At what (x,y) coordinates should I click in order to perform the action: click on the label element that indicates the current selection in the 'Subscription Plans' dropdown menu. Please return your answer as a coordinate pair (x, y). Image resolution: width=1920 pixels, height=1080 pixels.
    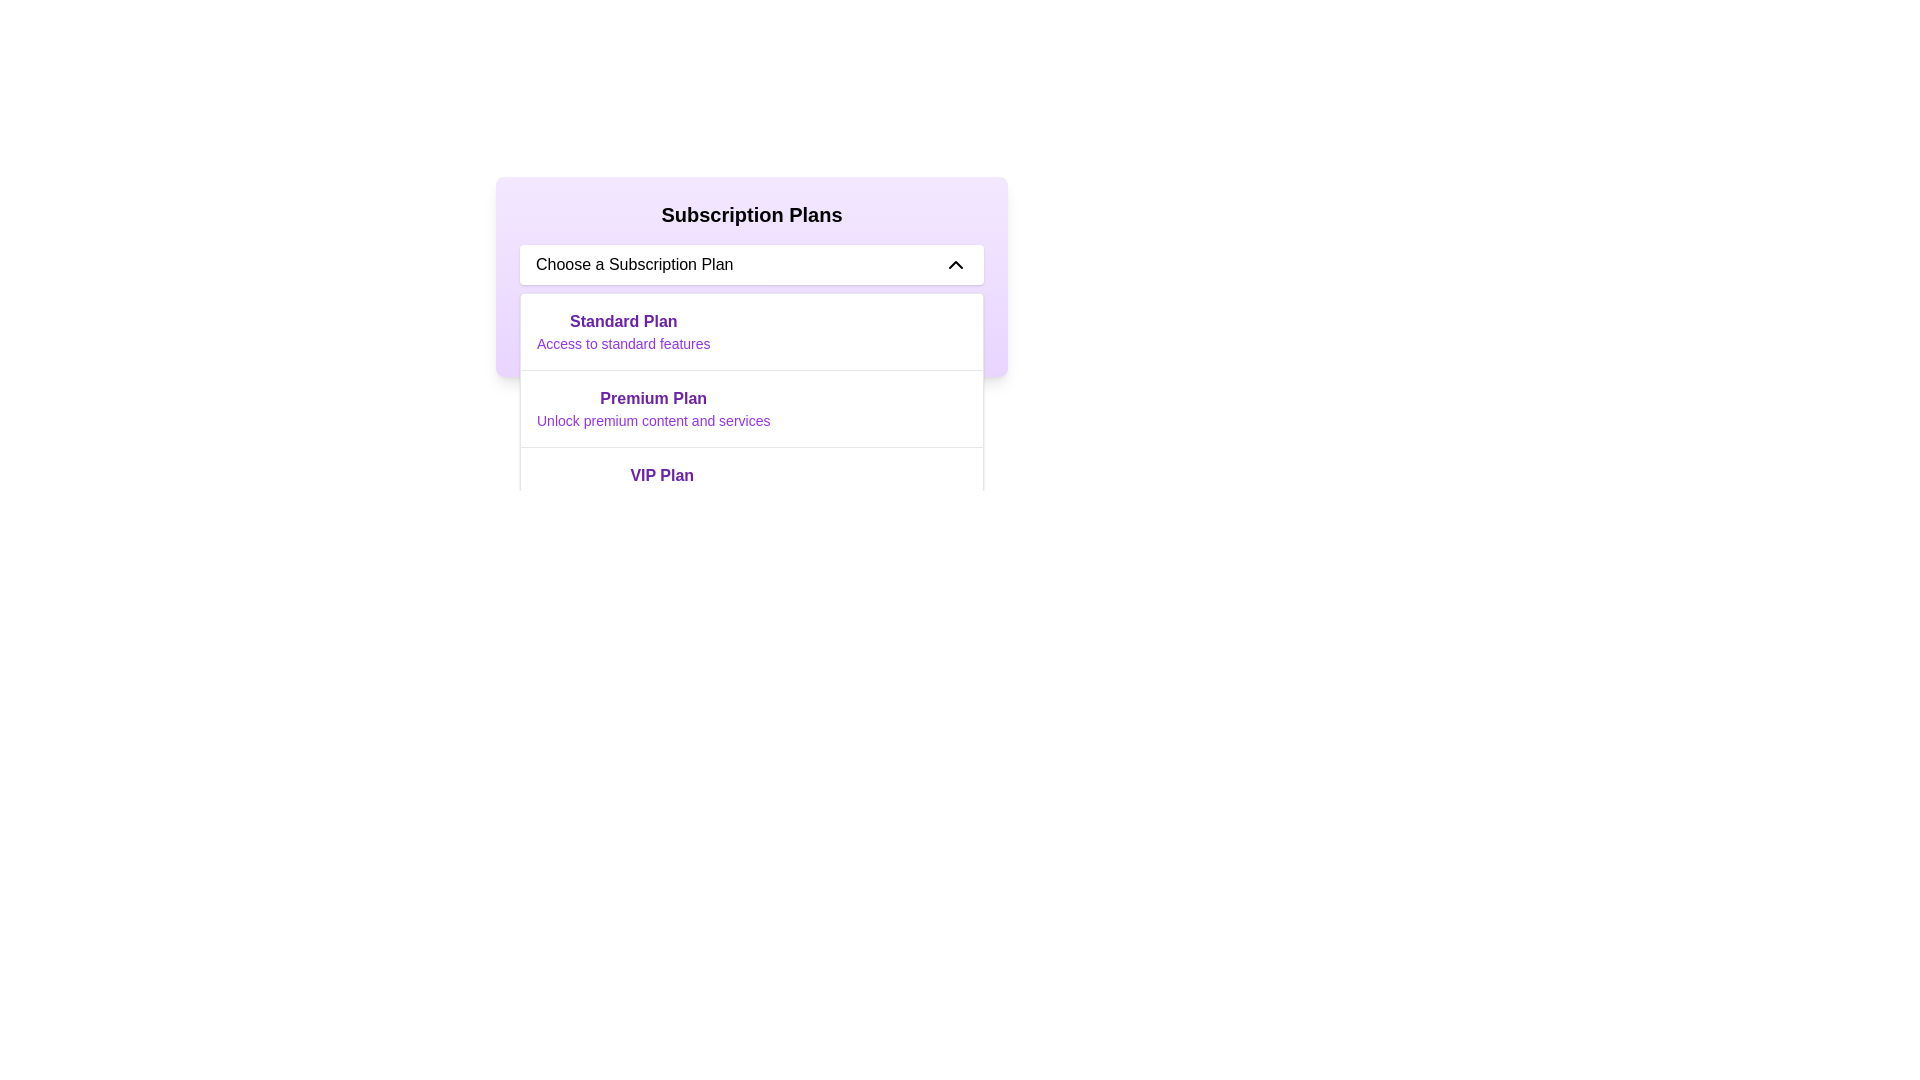
    Looking at the image, I should click on (633, 264).